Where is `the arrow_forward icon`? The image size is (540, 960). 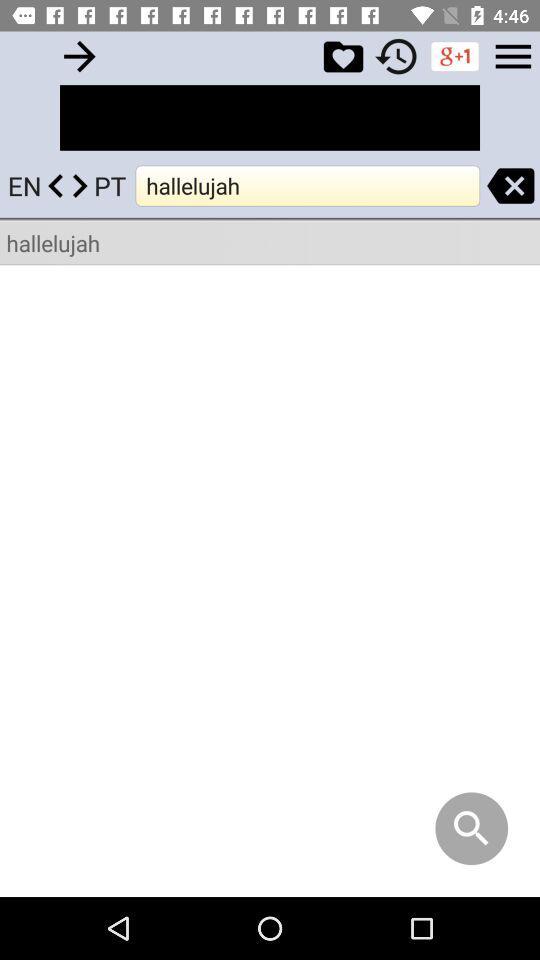 the arrow_forward icon is located at coordinates (78, 55).